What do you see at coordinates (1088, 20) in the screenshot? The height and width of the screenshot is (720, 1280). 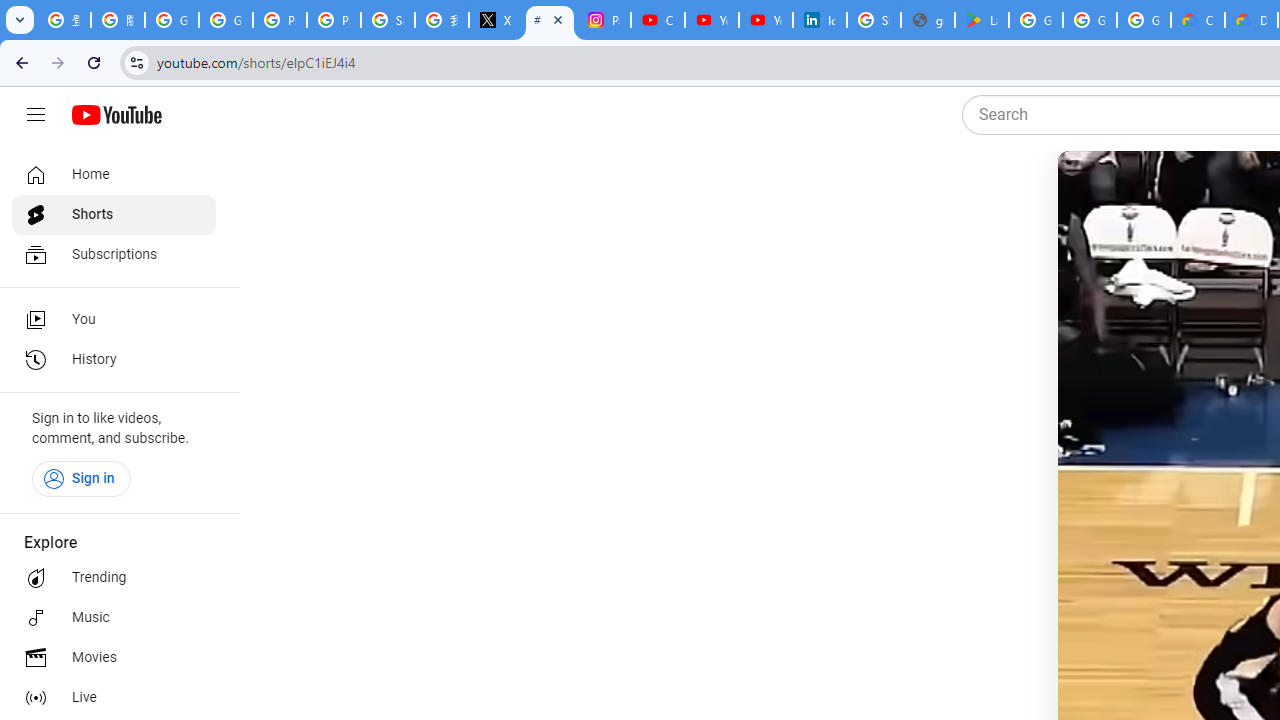 I see `'Google Workspace - Specific Terms'` at bounding box center [1088, 20].